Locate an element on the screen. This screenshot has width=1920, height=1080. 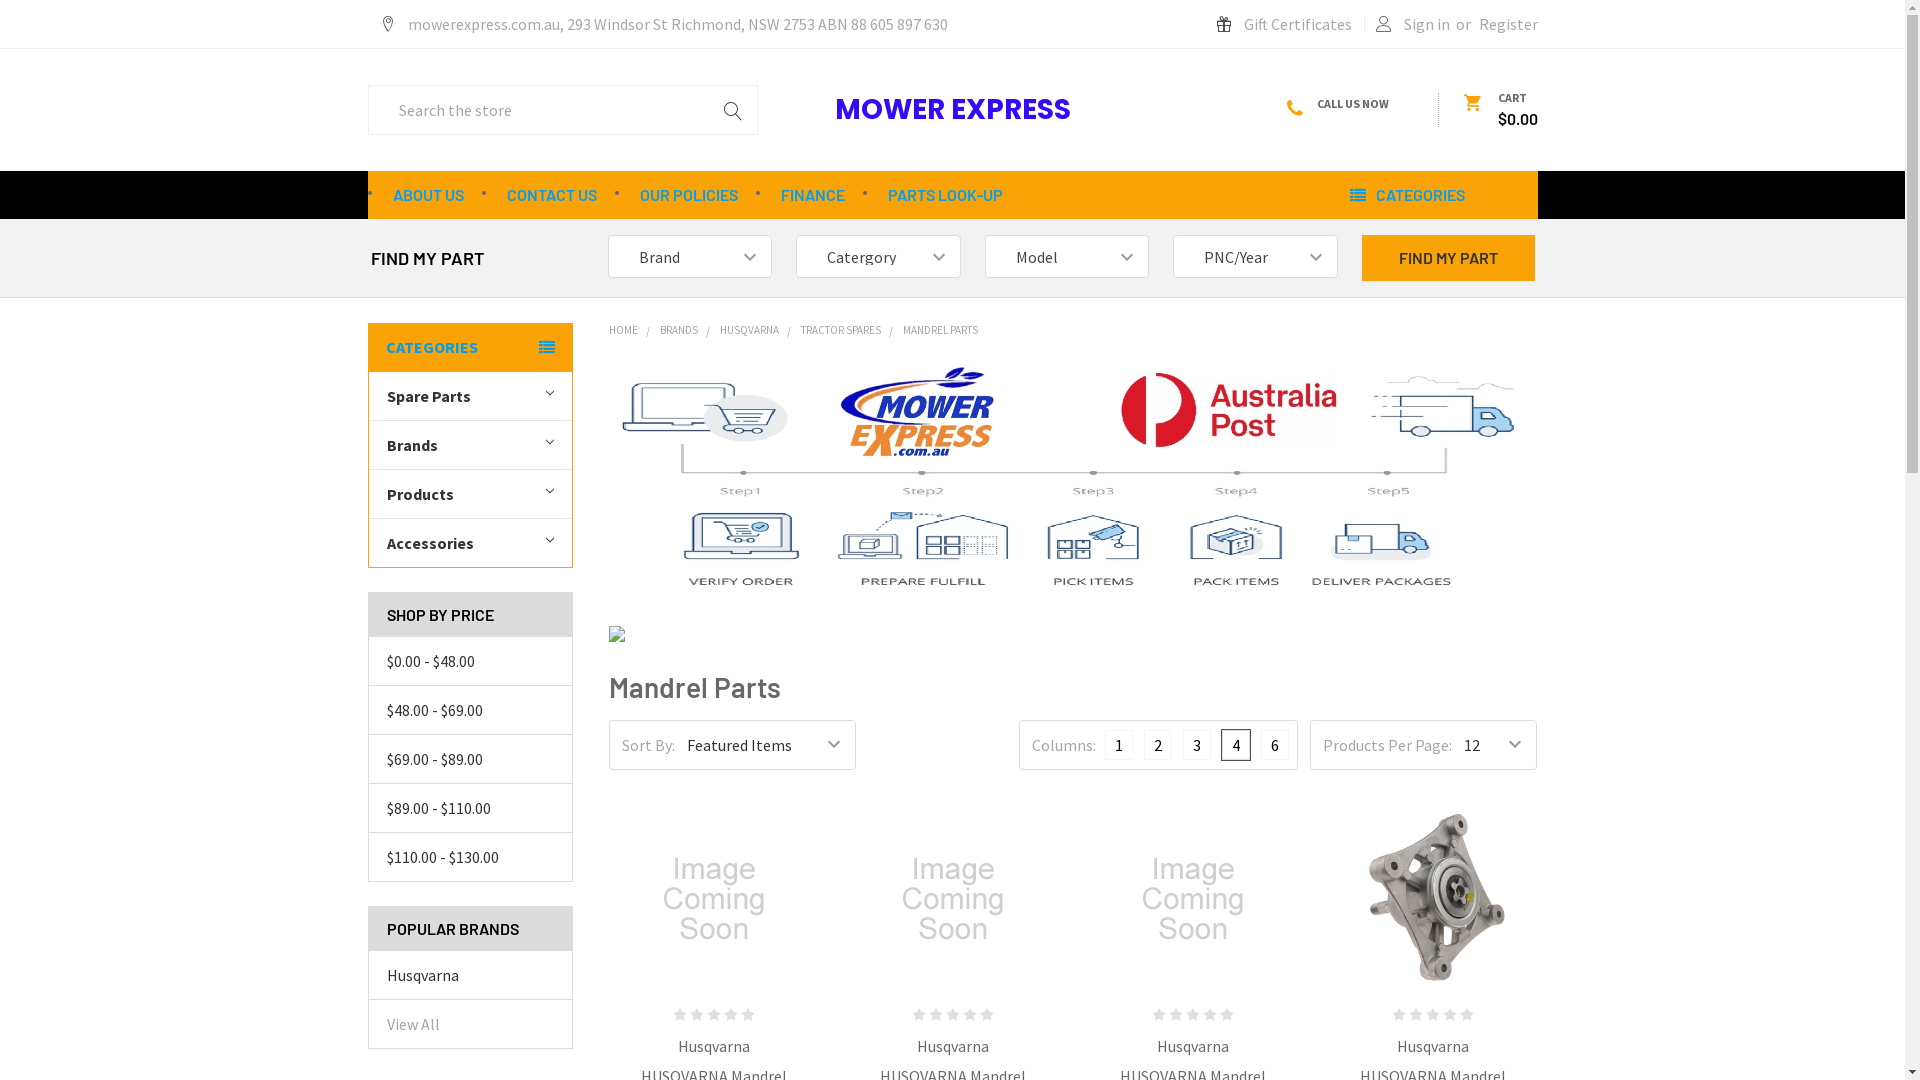
'Sign in' is located at coordinates (1411, 23).